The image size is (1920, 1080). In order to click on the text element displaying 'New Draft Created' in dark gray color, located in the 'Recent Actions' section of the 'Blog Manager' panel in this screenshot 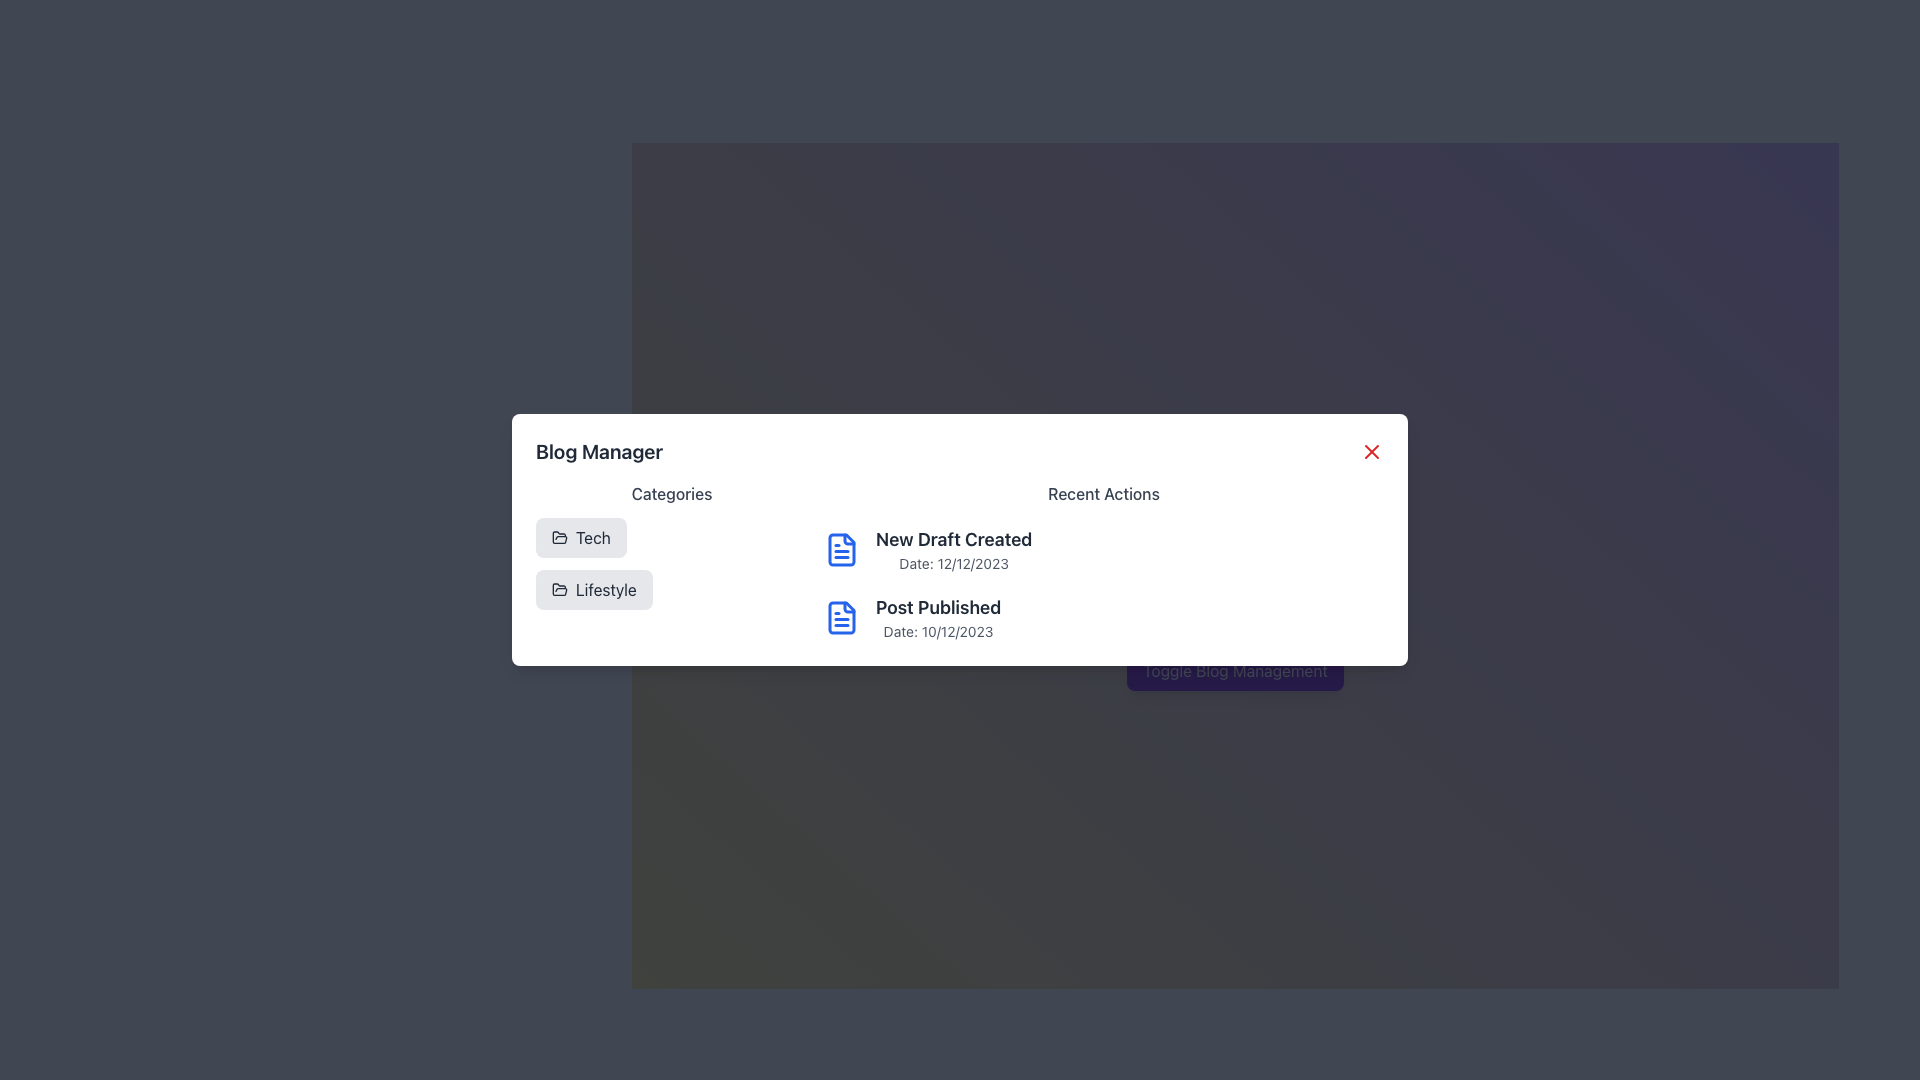, I will do `click(953, 540)`.